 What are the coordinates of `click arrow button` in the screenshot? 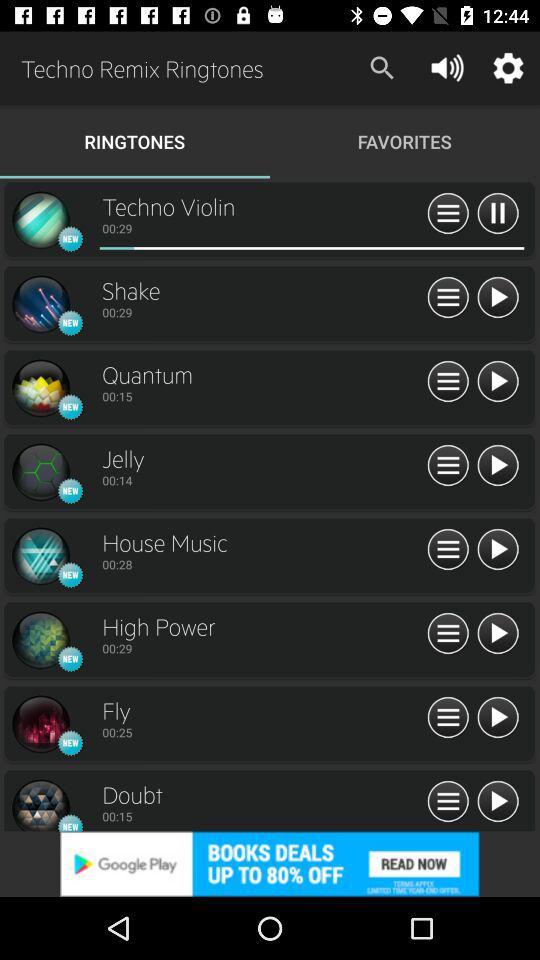 It's located at (496, 466).